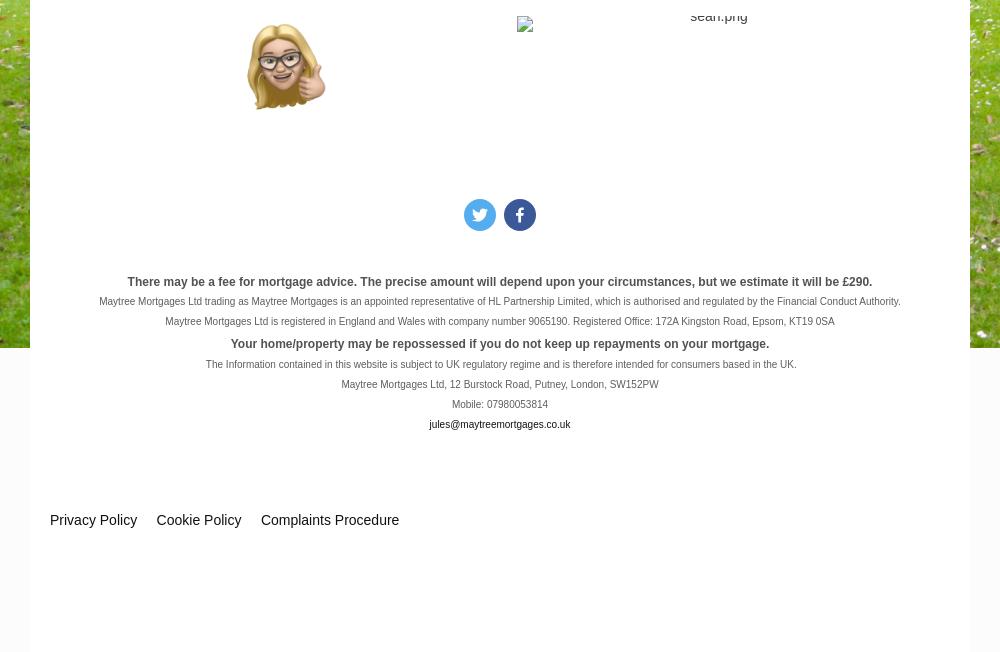  What do you see at coordinates (260, 518) in the screenshot?
I see `'Complaints Procedure'` at bounding box center [260, 518].